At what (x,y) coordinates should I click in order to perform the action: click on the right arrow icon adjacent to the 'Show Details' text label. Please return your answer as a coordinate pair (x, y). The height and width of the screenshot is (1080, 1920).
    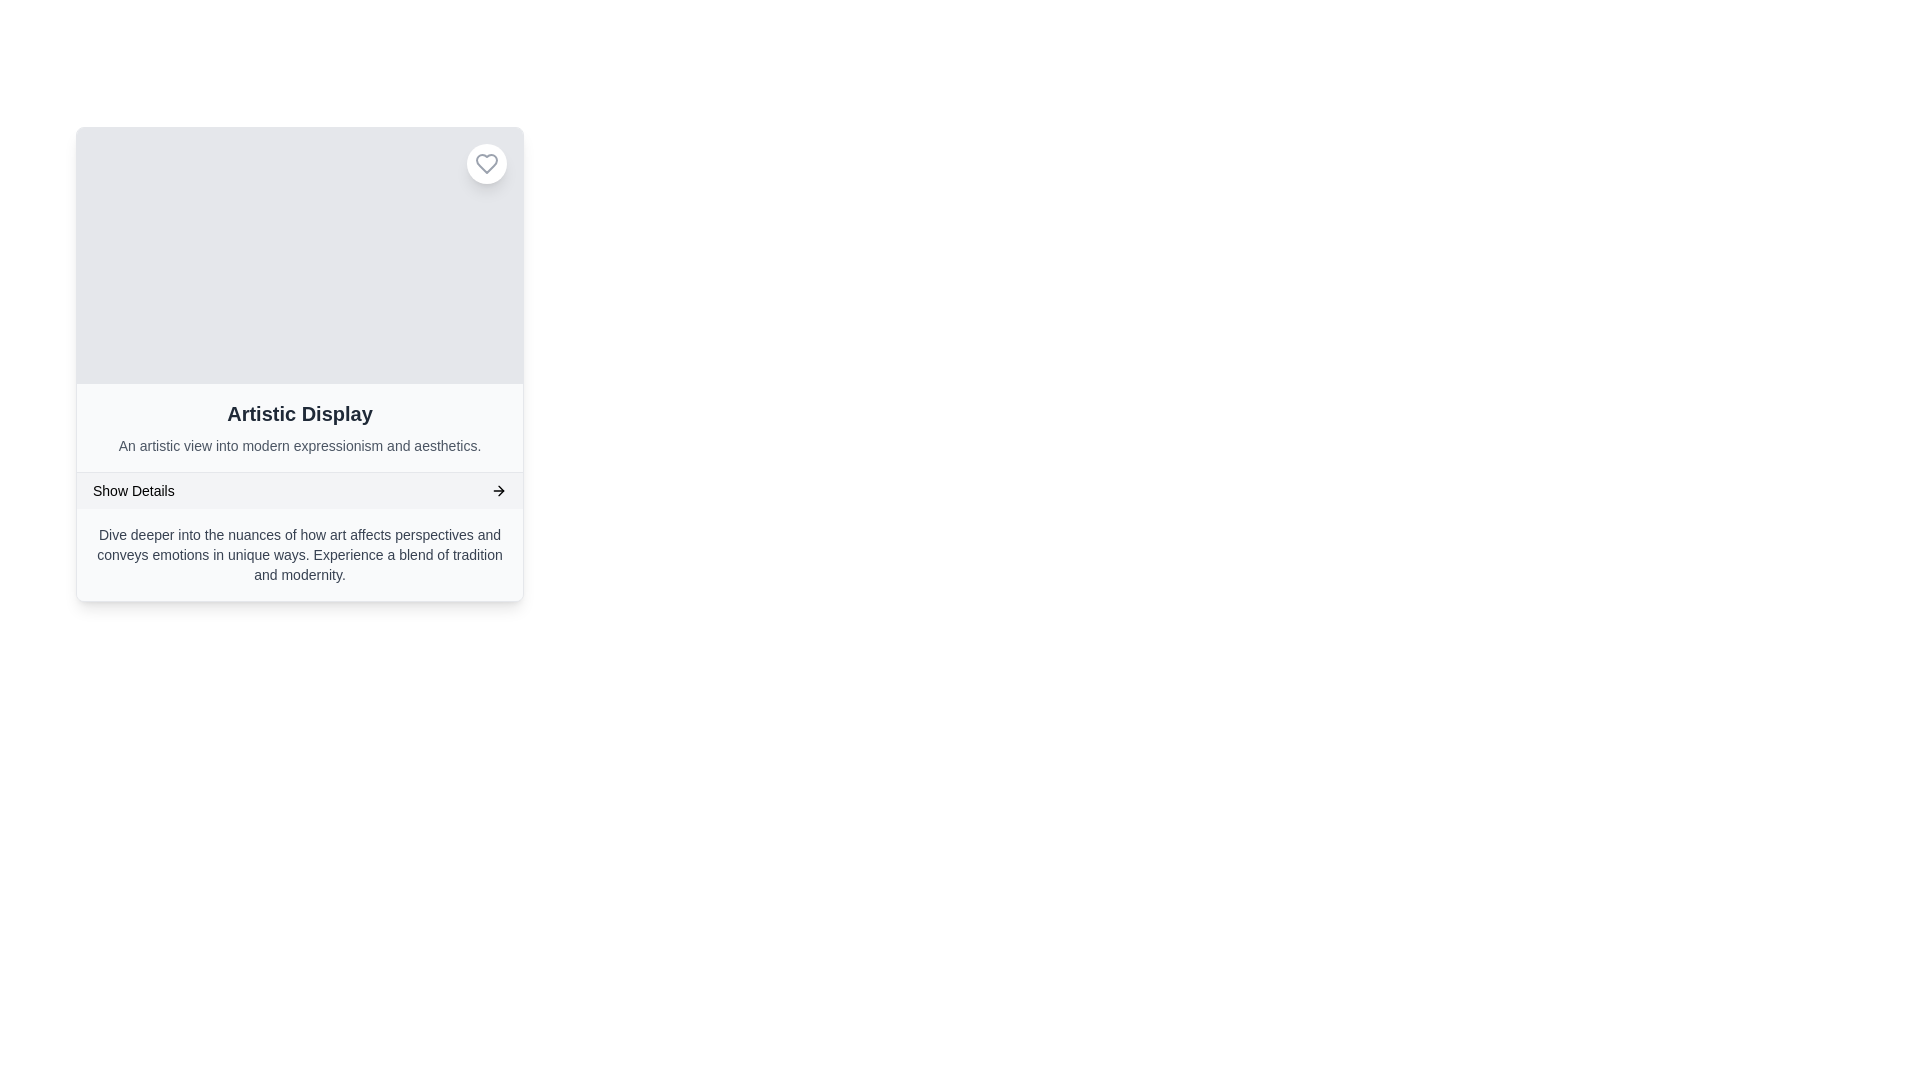
    Looking at the image, I should click on (499, 490).